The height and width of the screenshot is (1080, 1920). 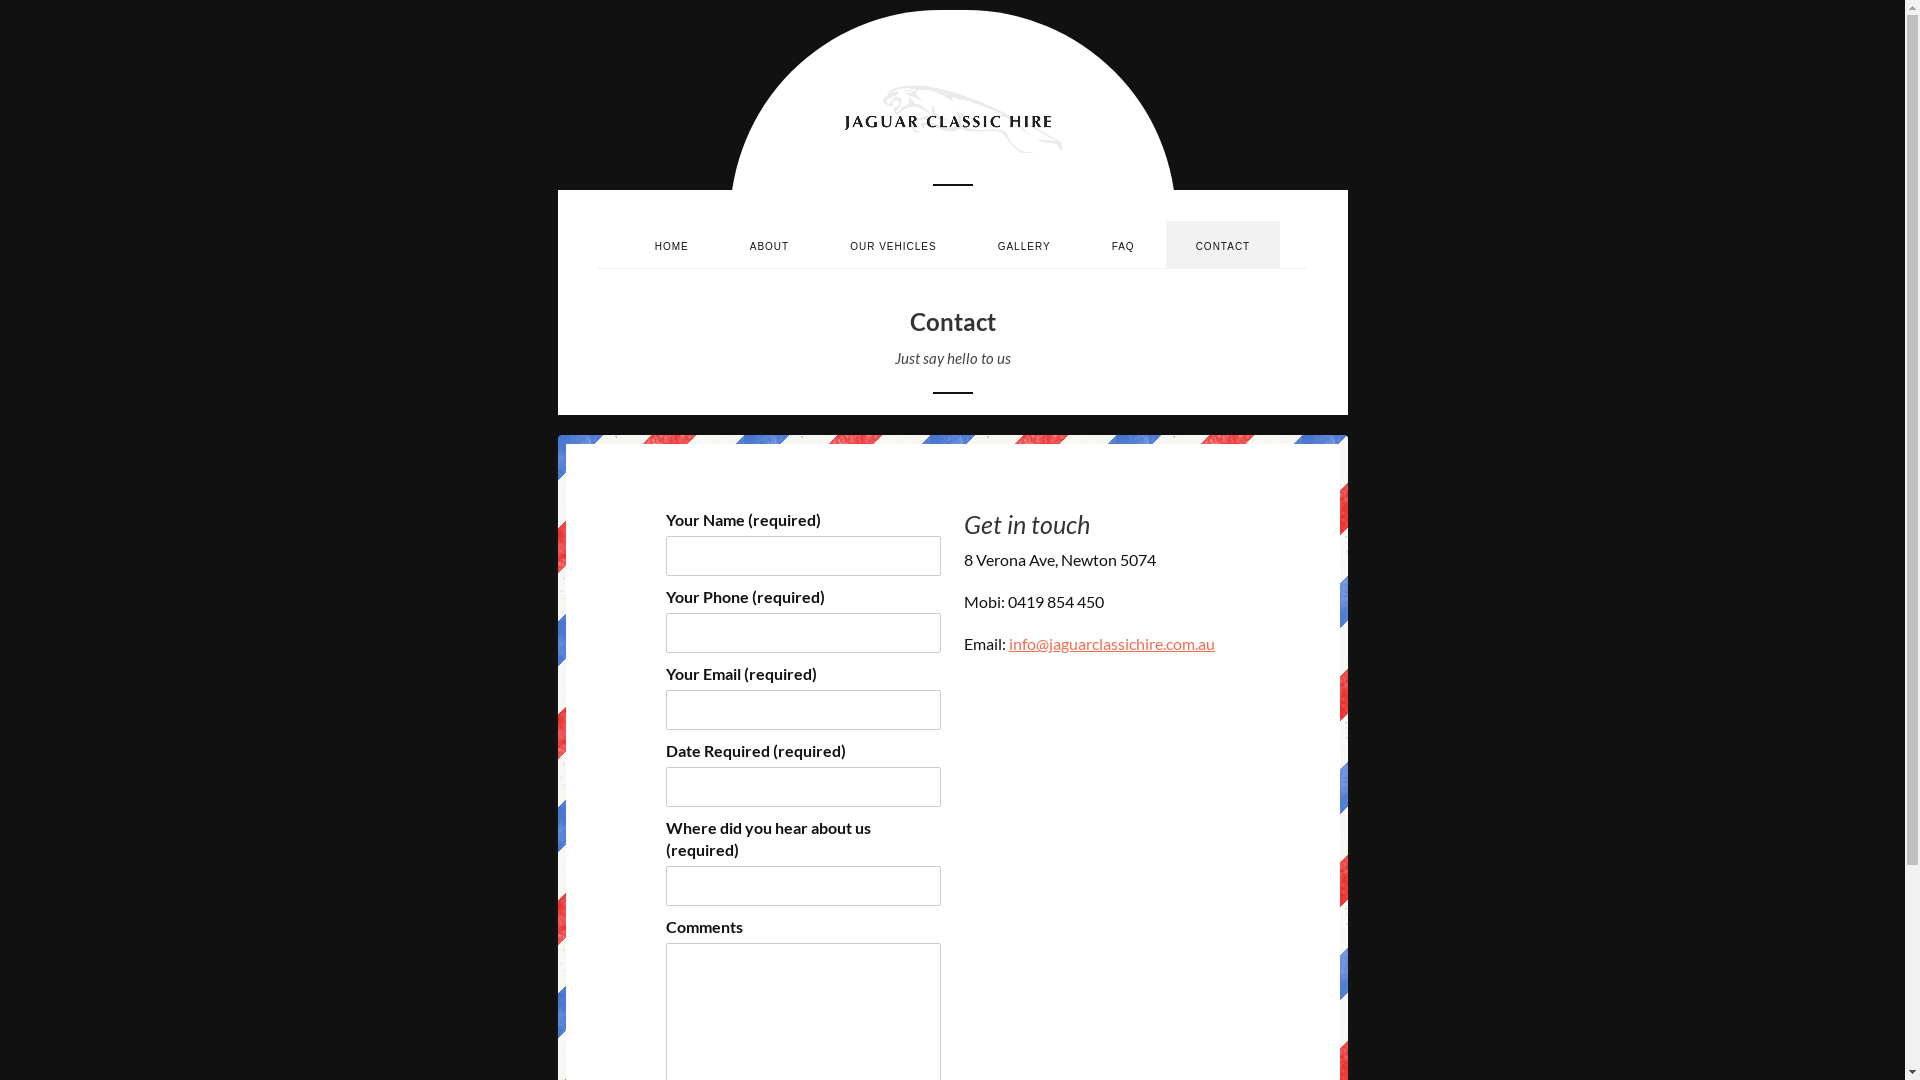 What do you see at coordinates (1024, 243) in the screenshot?
I see `'GALLERY'` at bounding box center [1024, 243].